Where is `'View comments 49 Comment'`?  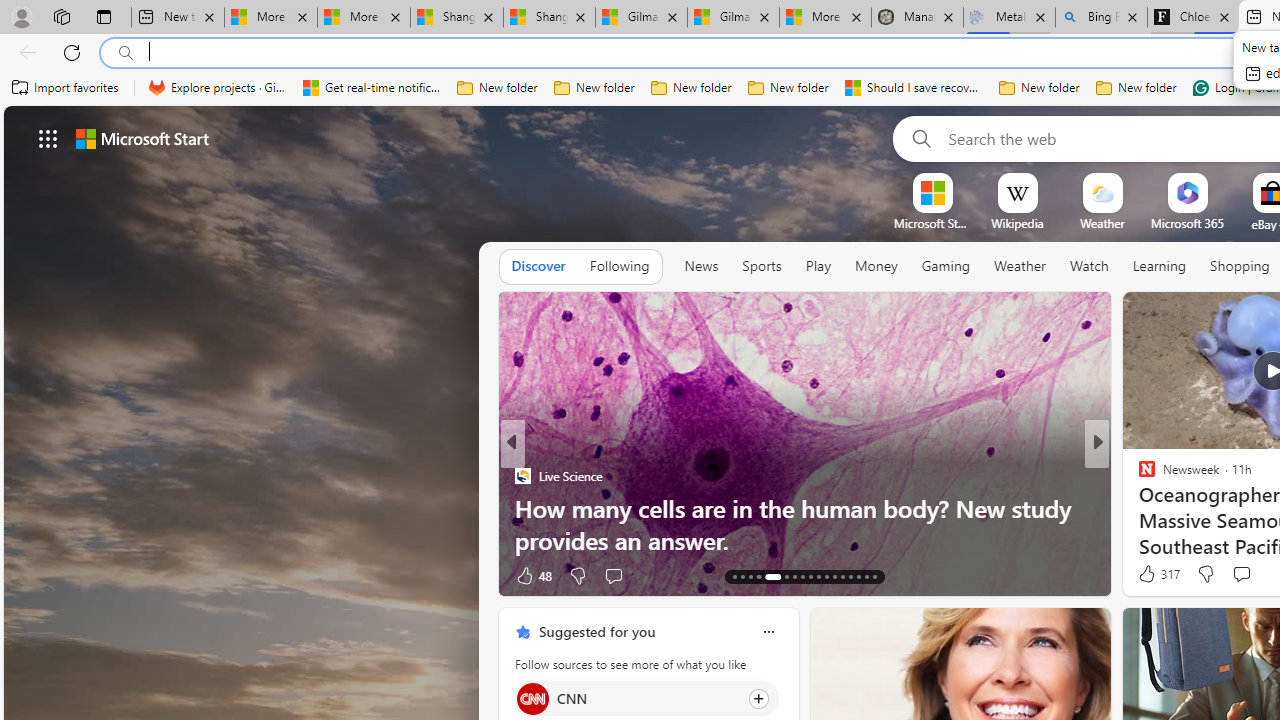 'View comments 49 Comment' is located at coordinates (1234, 575).